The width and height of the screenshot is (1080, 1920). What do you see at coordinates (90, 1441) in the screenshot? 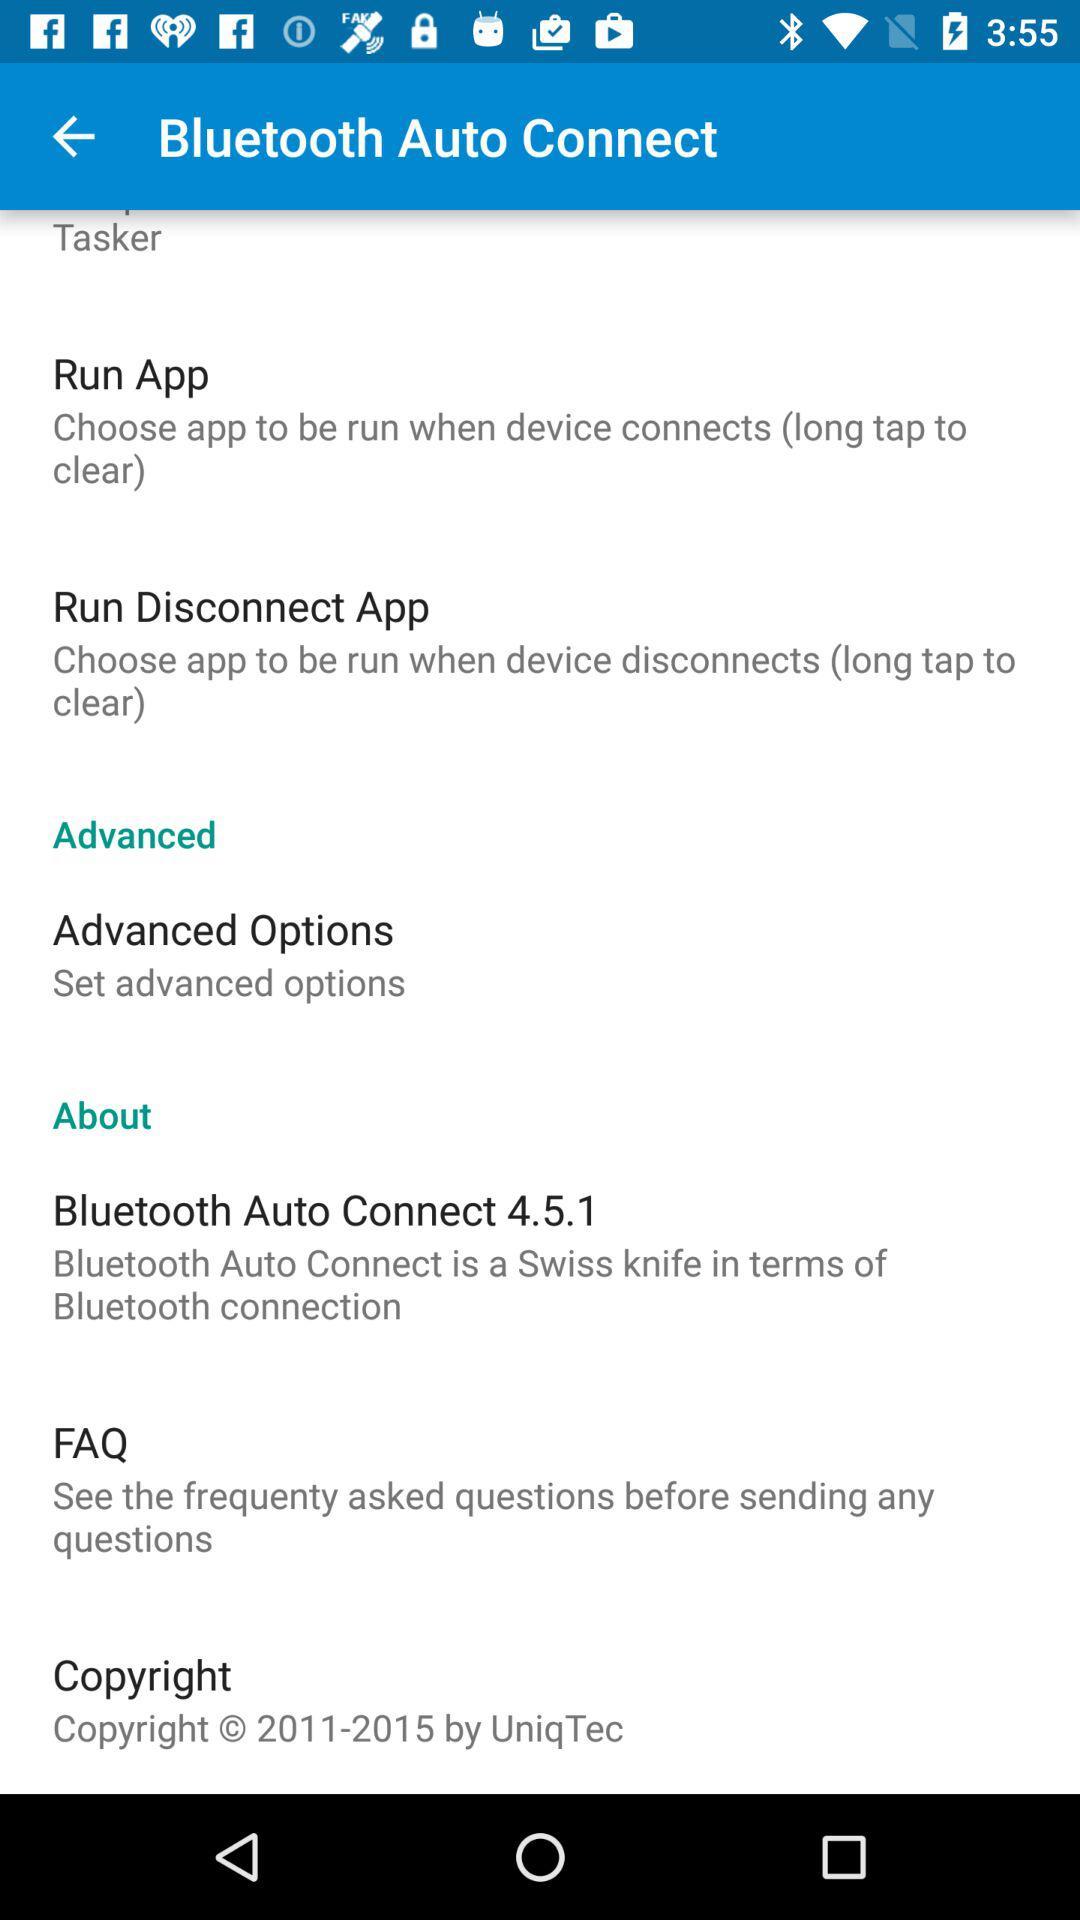
I see `icon above the see the frequenty item` at bounding box center [90, 1441].